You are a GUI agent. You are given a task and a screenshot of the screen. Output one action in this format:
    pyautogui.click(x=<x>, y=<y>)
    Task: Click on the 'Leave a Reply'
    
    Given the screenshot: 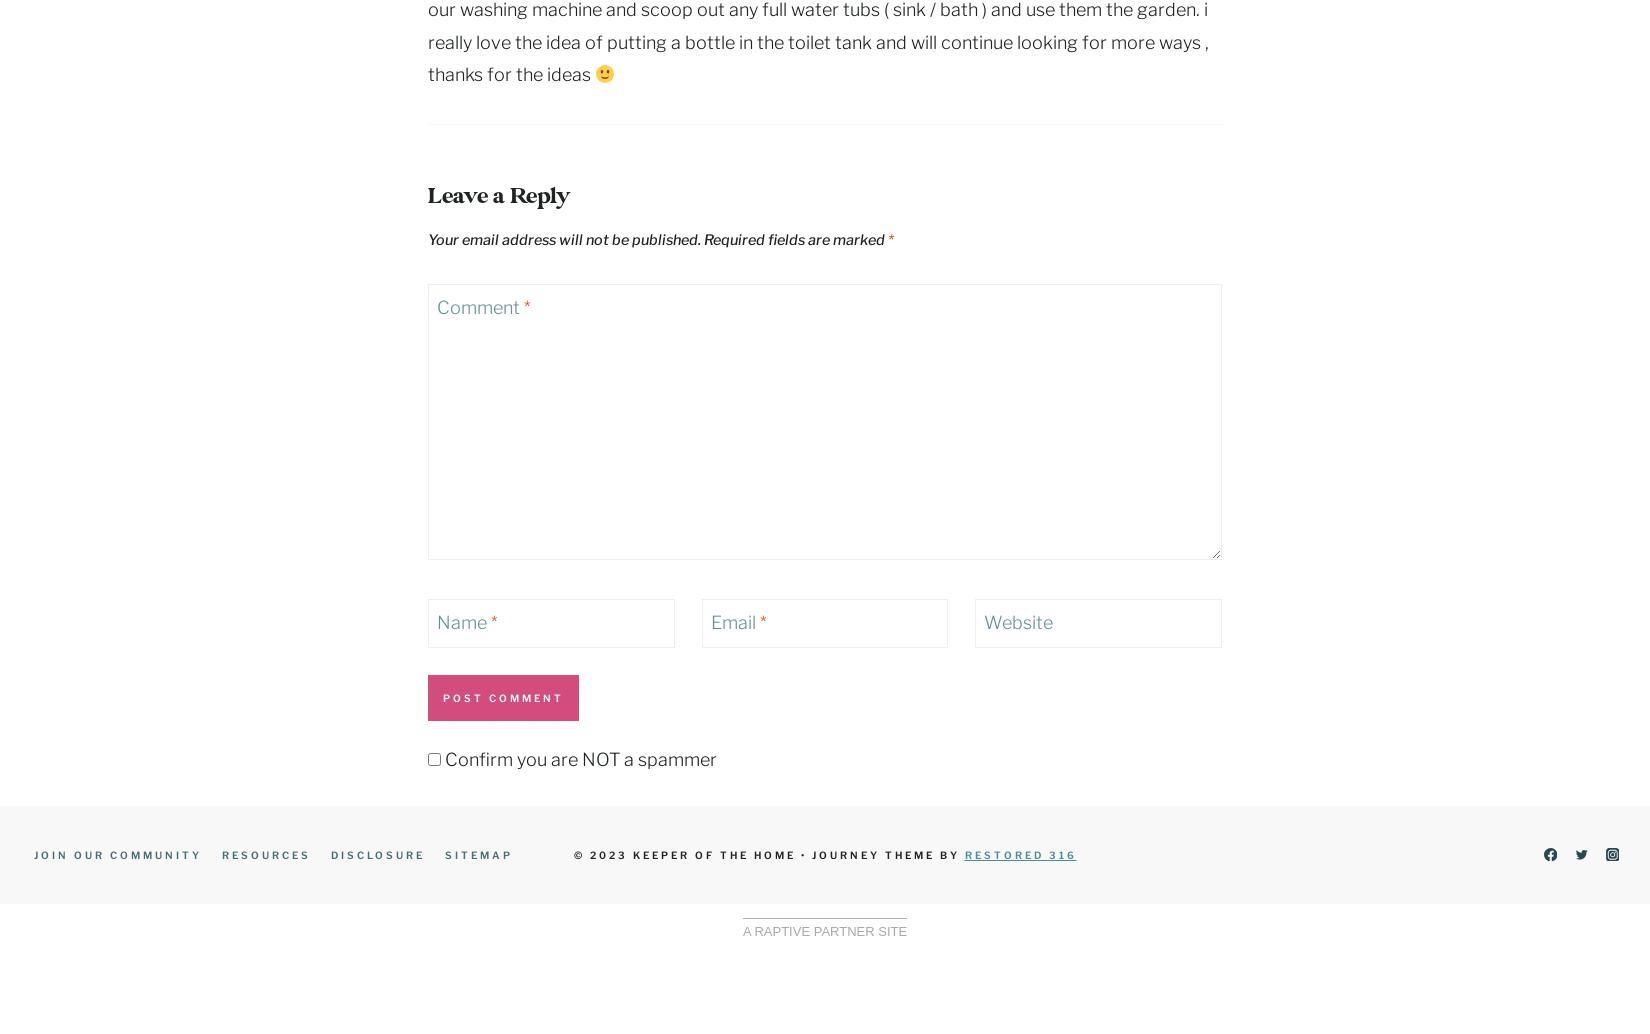 What is the action you would take?
    pyautogui.click(x=497, y=196)
    